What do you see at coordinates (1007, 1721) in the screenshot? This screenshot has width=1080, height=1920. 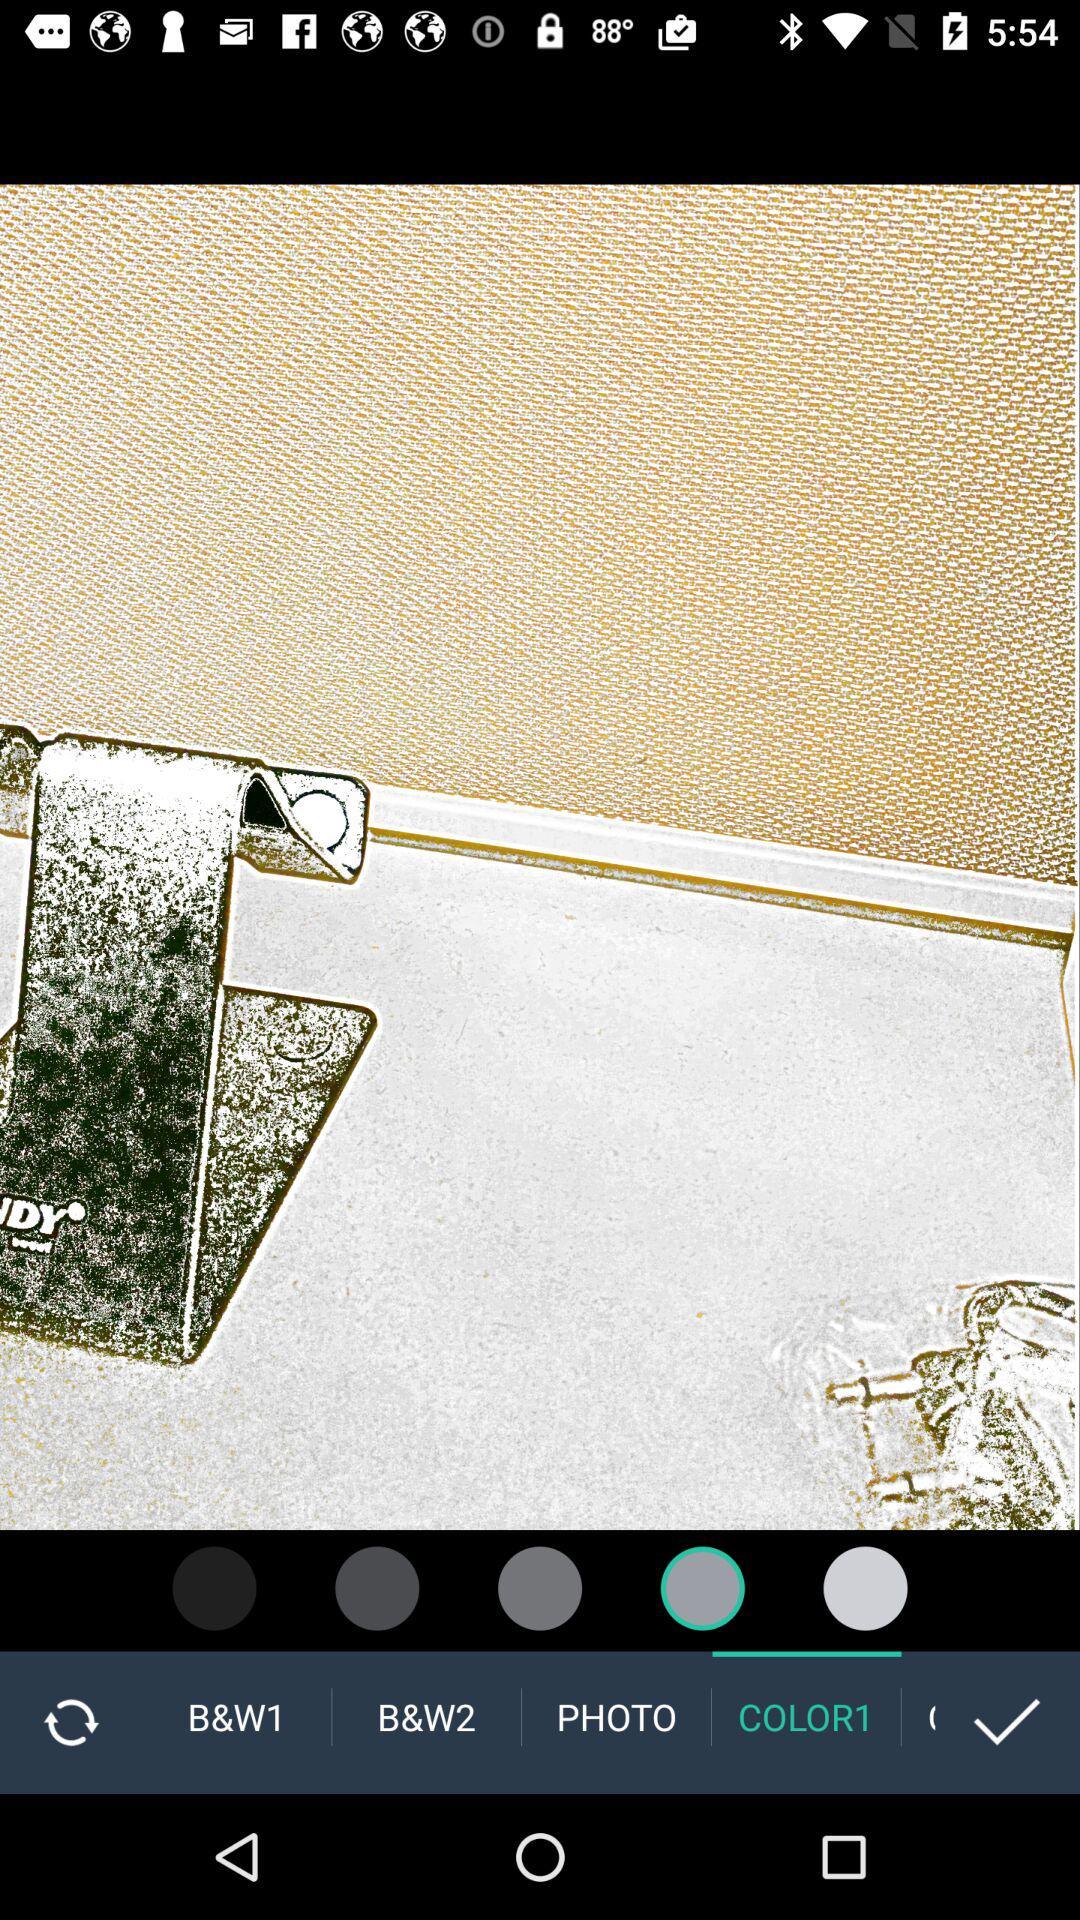 I see `the check icon` at bounding box center [1007, 1721].